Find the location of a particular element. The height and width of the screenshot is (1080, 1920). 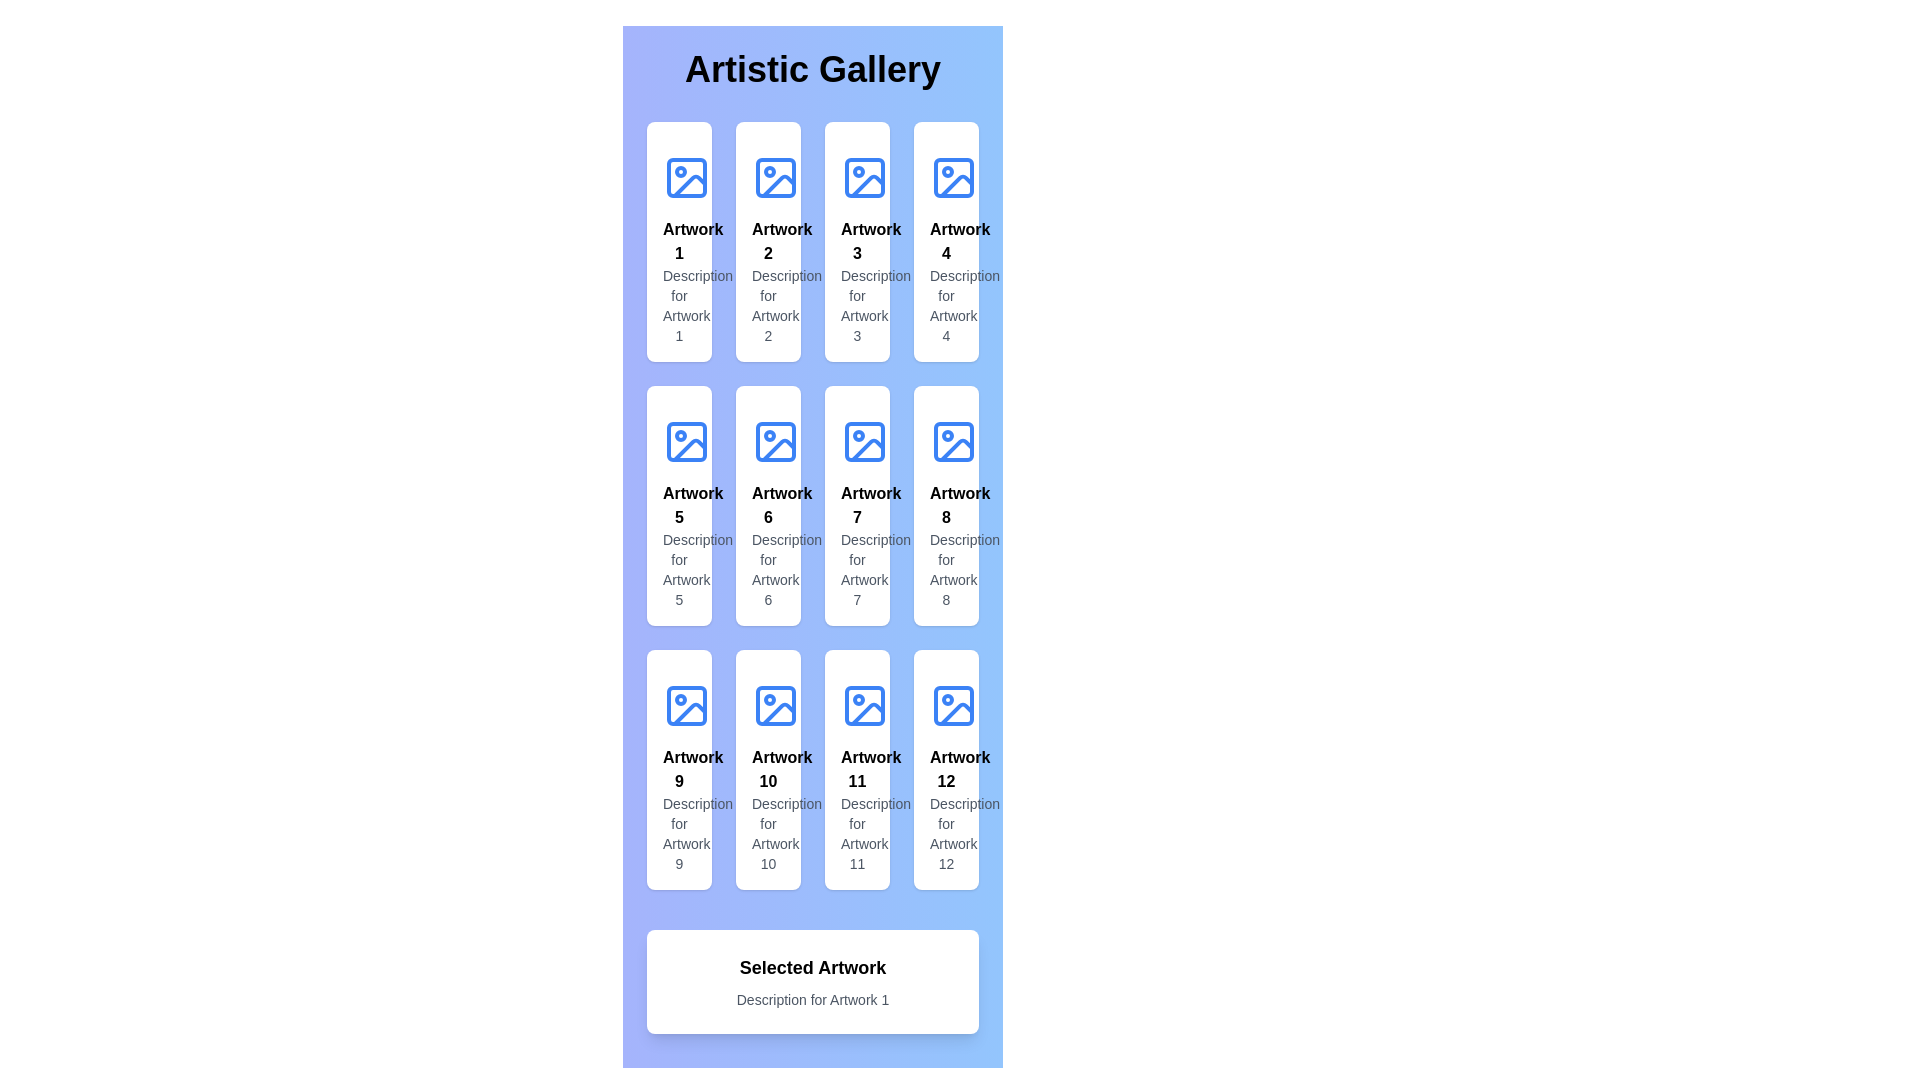

the static text label that displays 'Description for Artwork 3', which is styled in a smaller gray font and is located below the title 'Artwork 3' within the card structure is located at coordinates (857, 305).